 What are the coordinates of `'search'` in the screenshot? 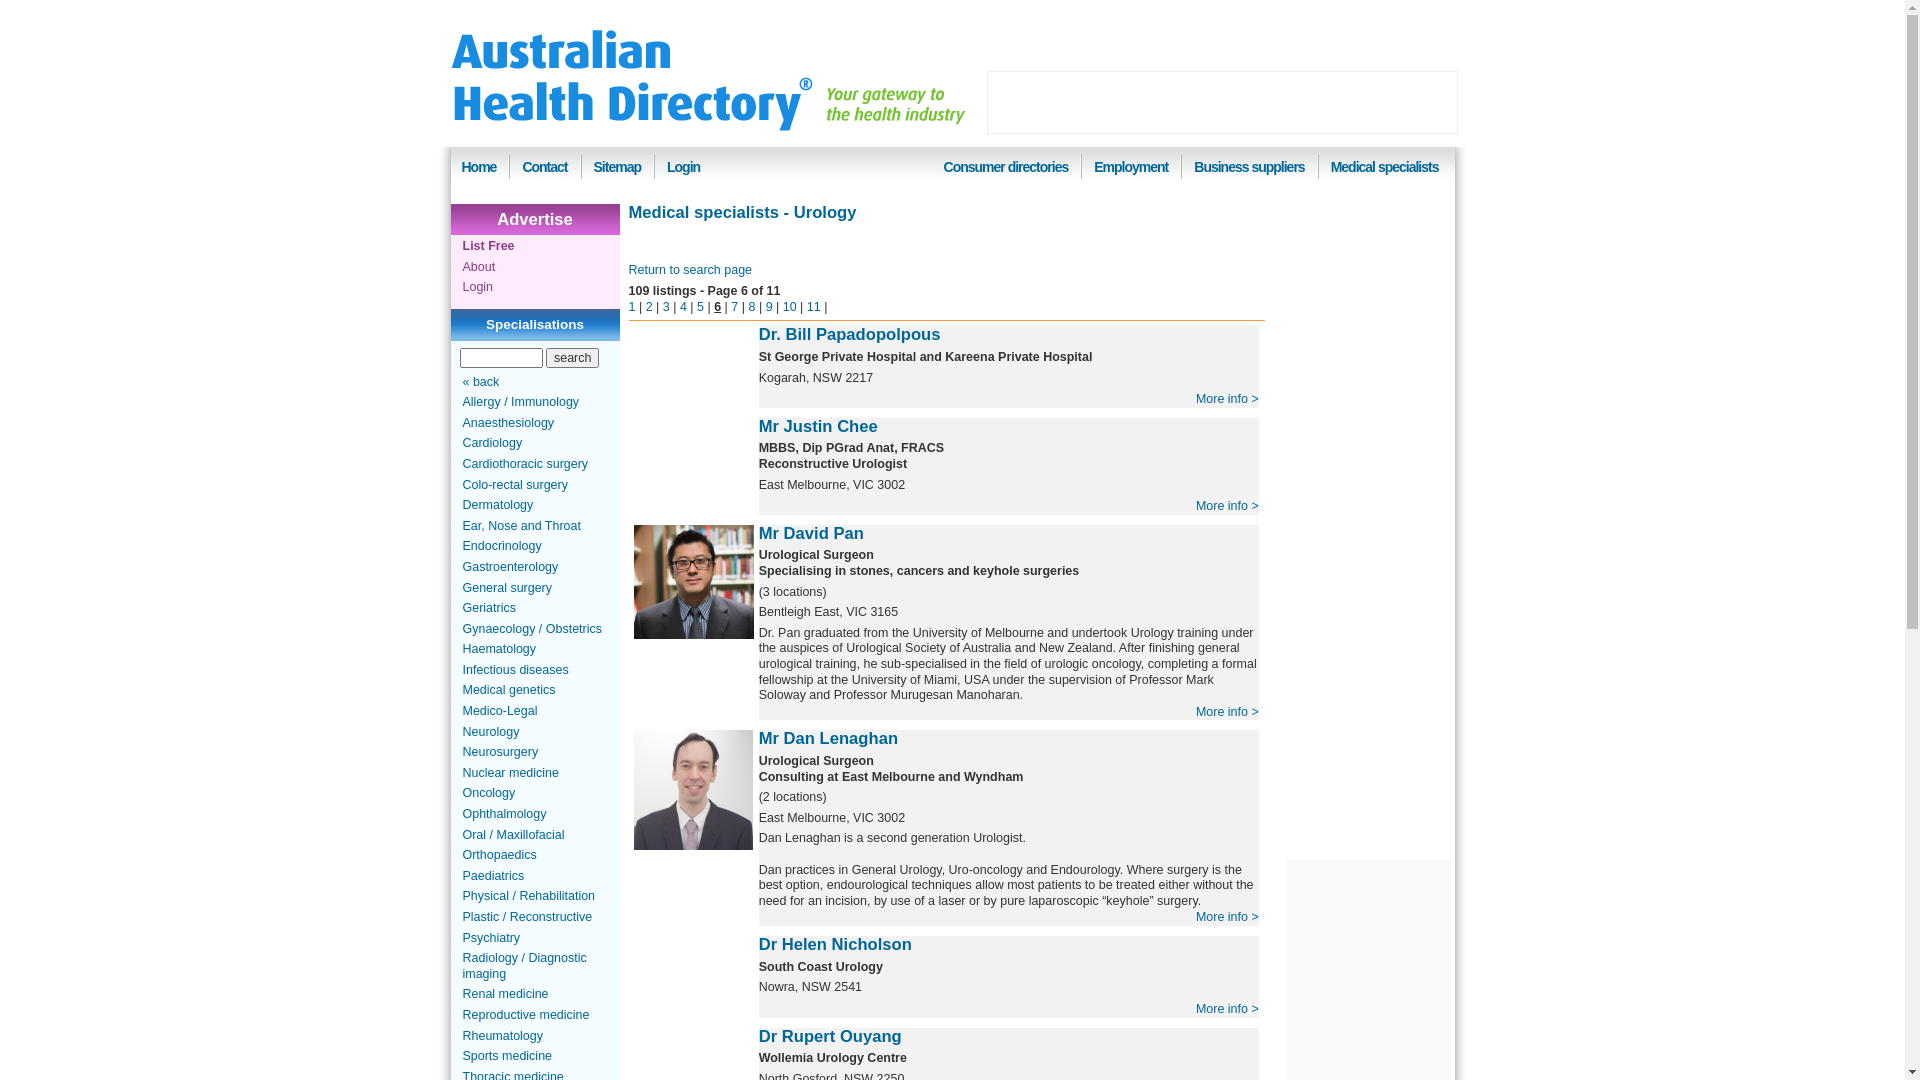 It's located at (546, 357).